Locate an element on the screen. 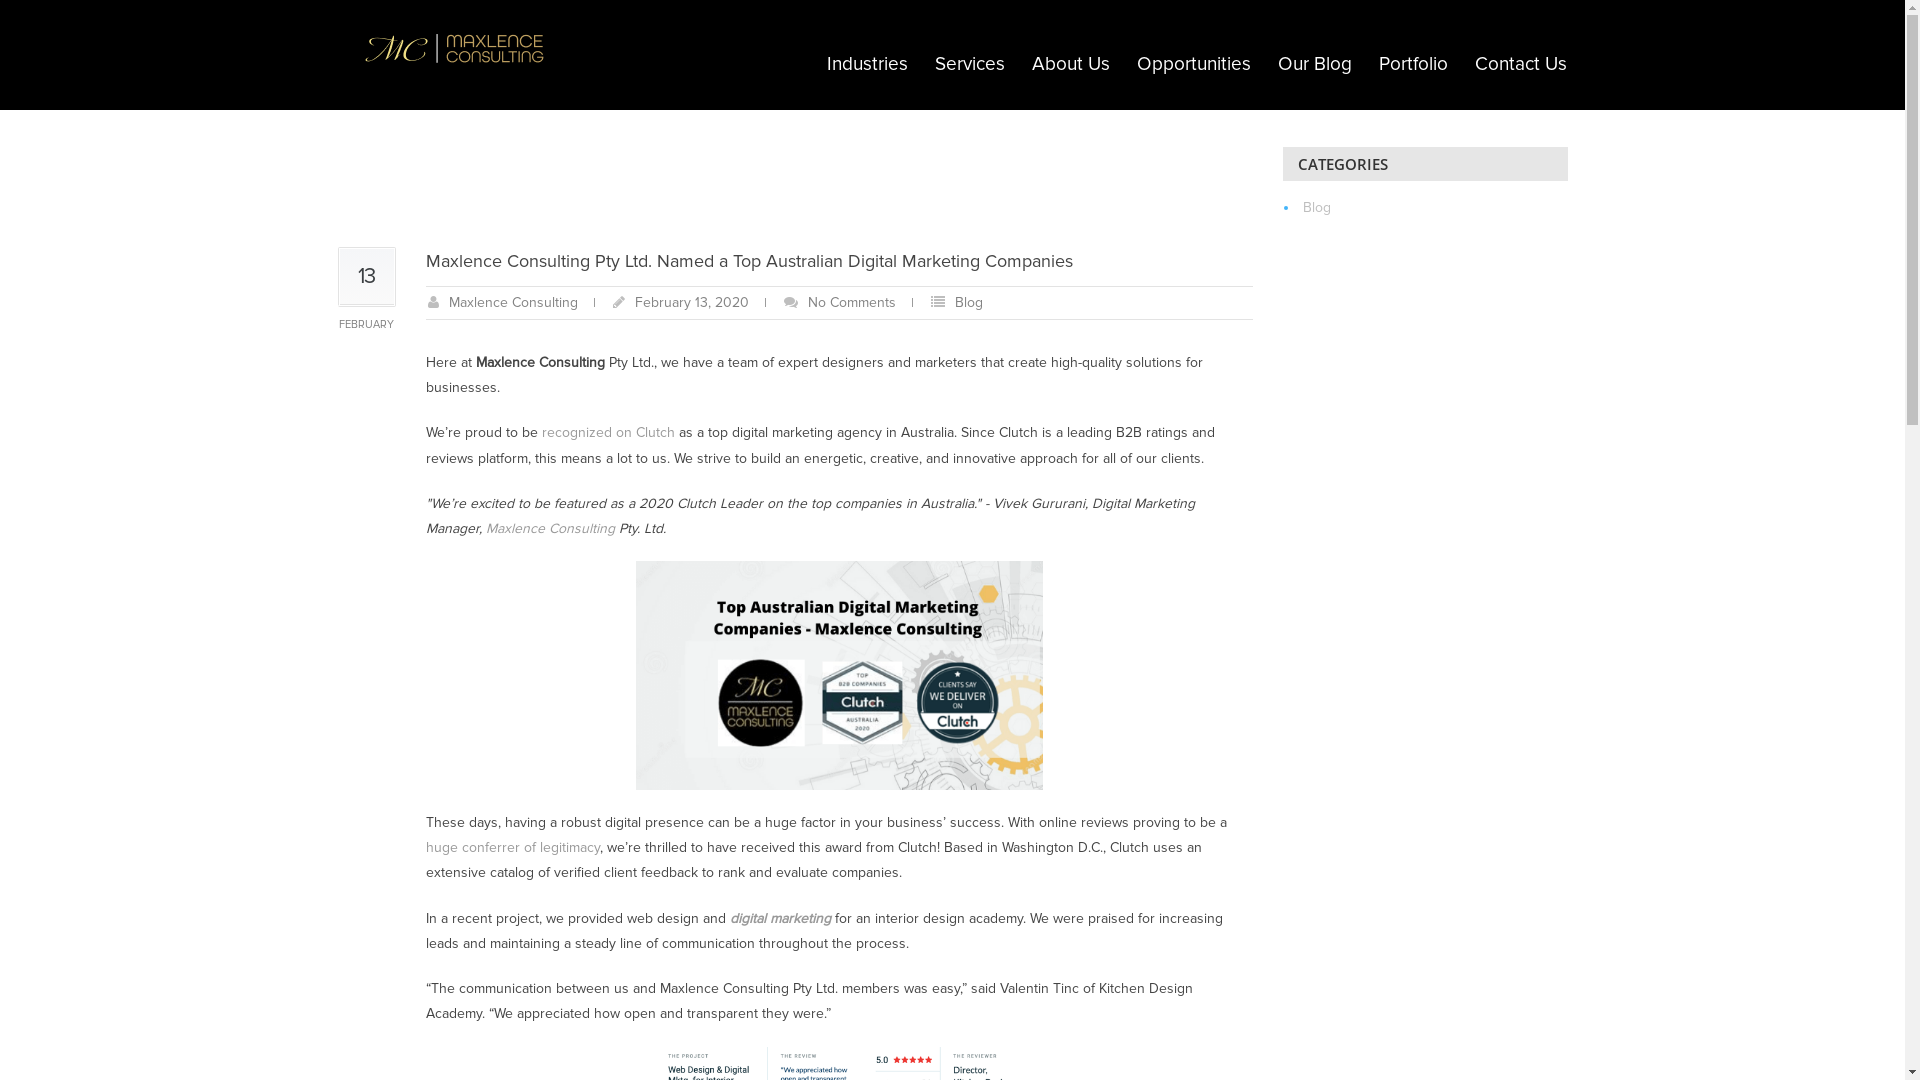 This screenshot has height=1080, width=1920. 'digital marketing' is located at coordinates (779, 918).